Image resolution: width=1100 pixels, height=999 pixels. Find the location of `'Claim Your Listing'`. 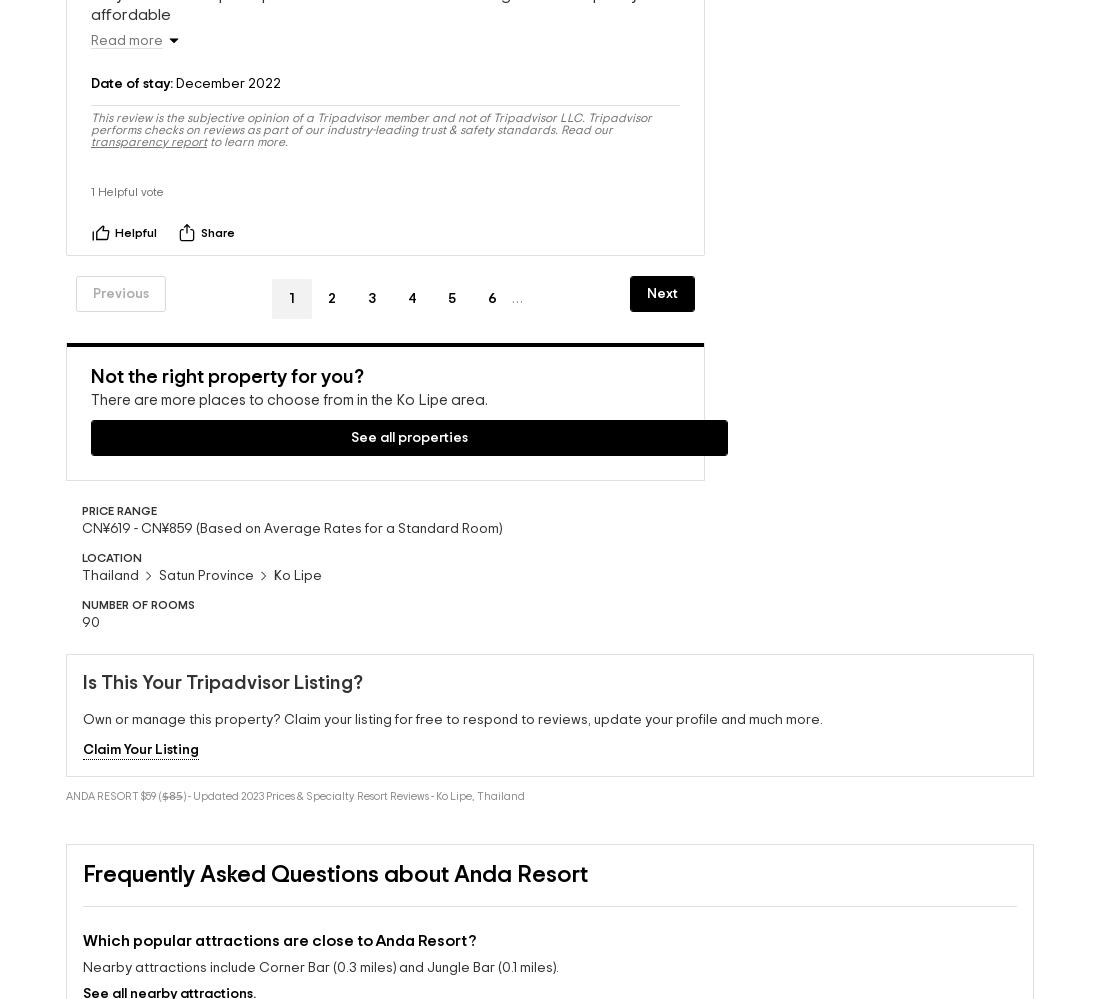

'Claim Your Listing' is located at coordinates (83, 730).